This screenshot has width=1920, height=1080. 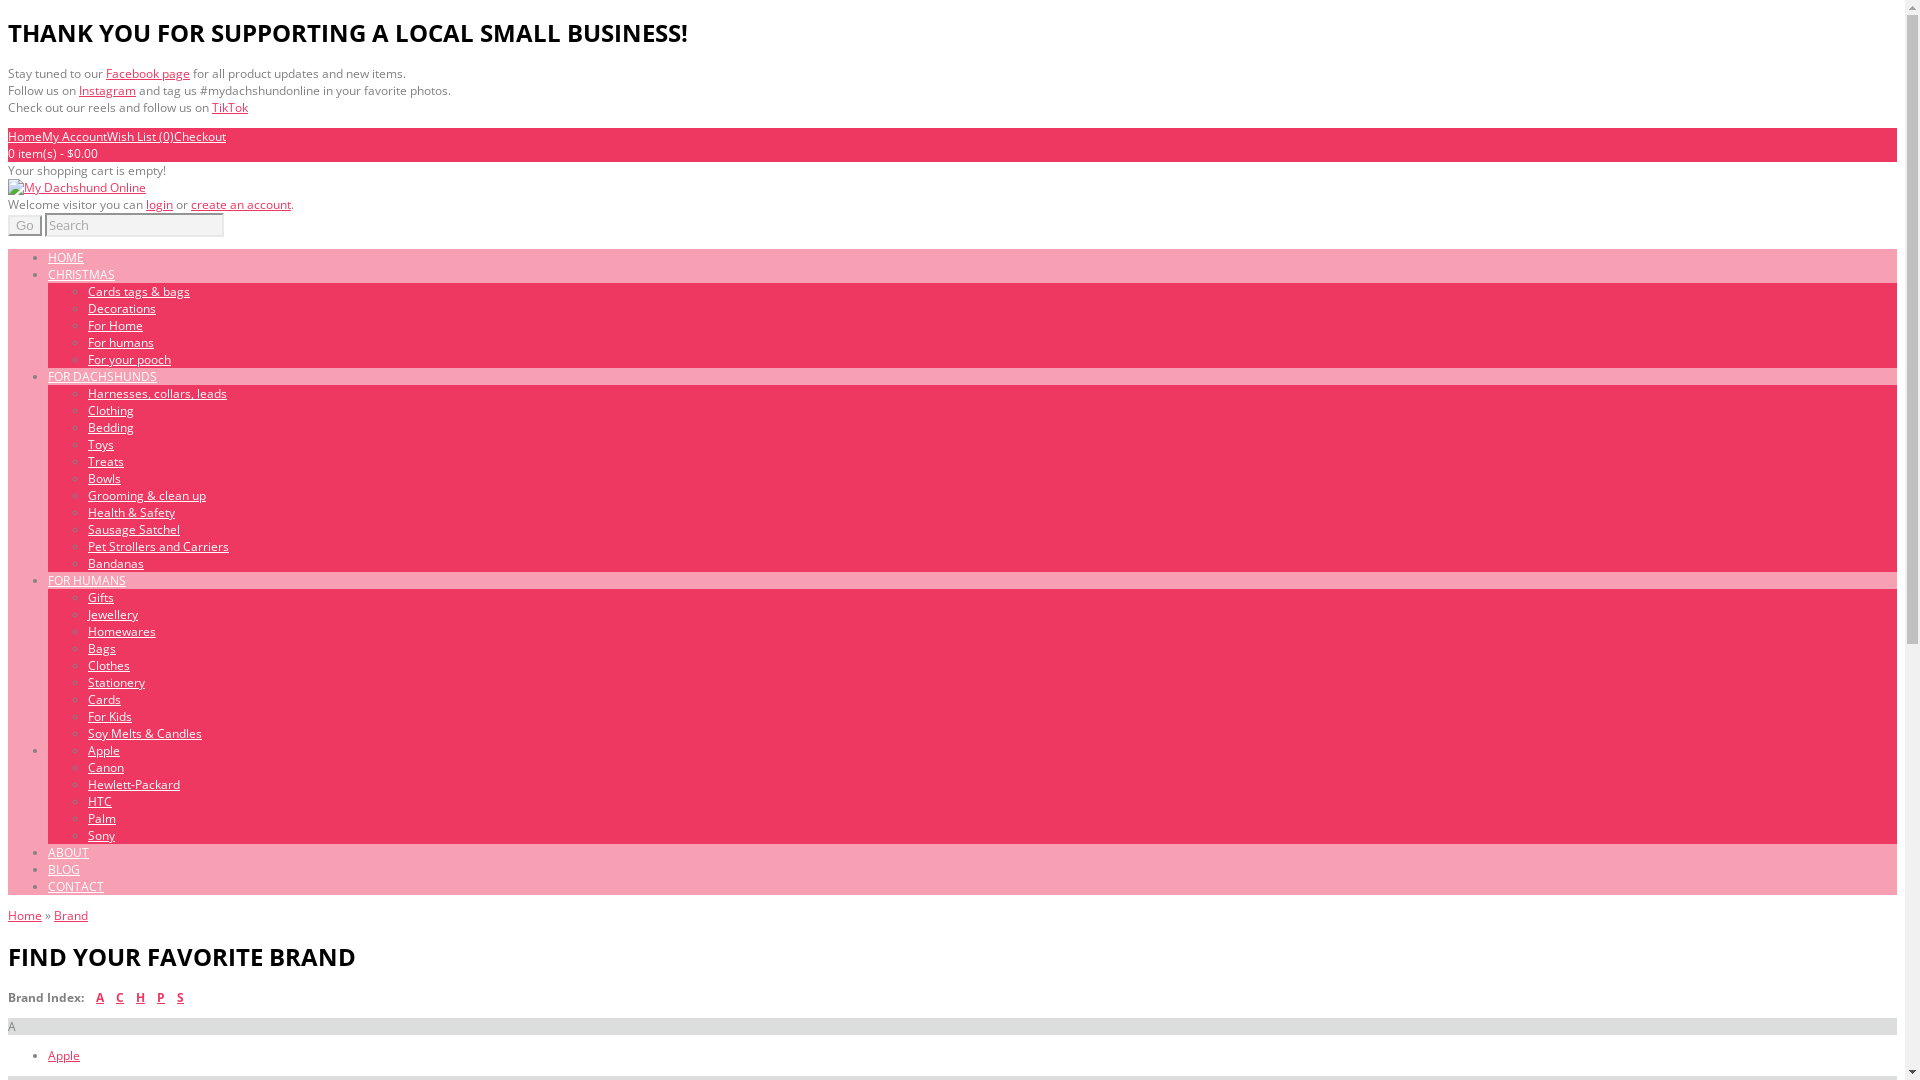 What do you see at coordinates (63, 868) in the screenshot?
I see `'BLOG'` at bounding box center [63, 868].